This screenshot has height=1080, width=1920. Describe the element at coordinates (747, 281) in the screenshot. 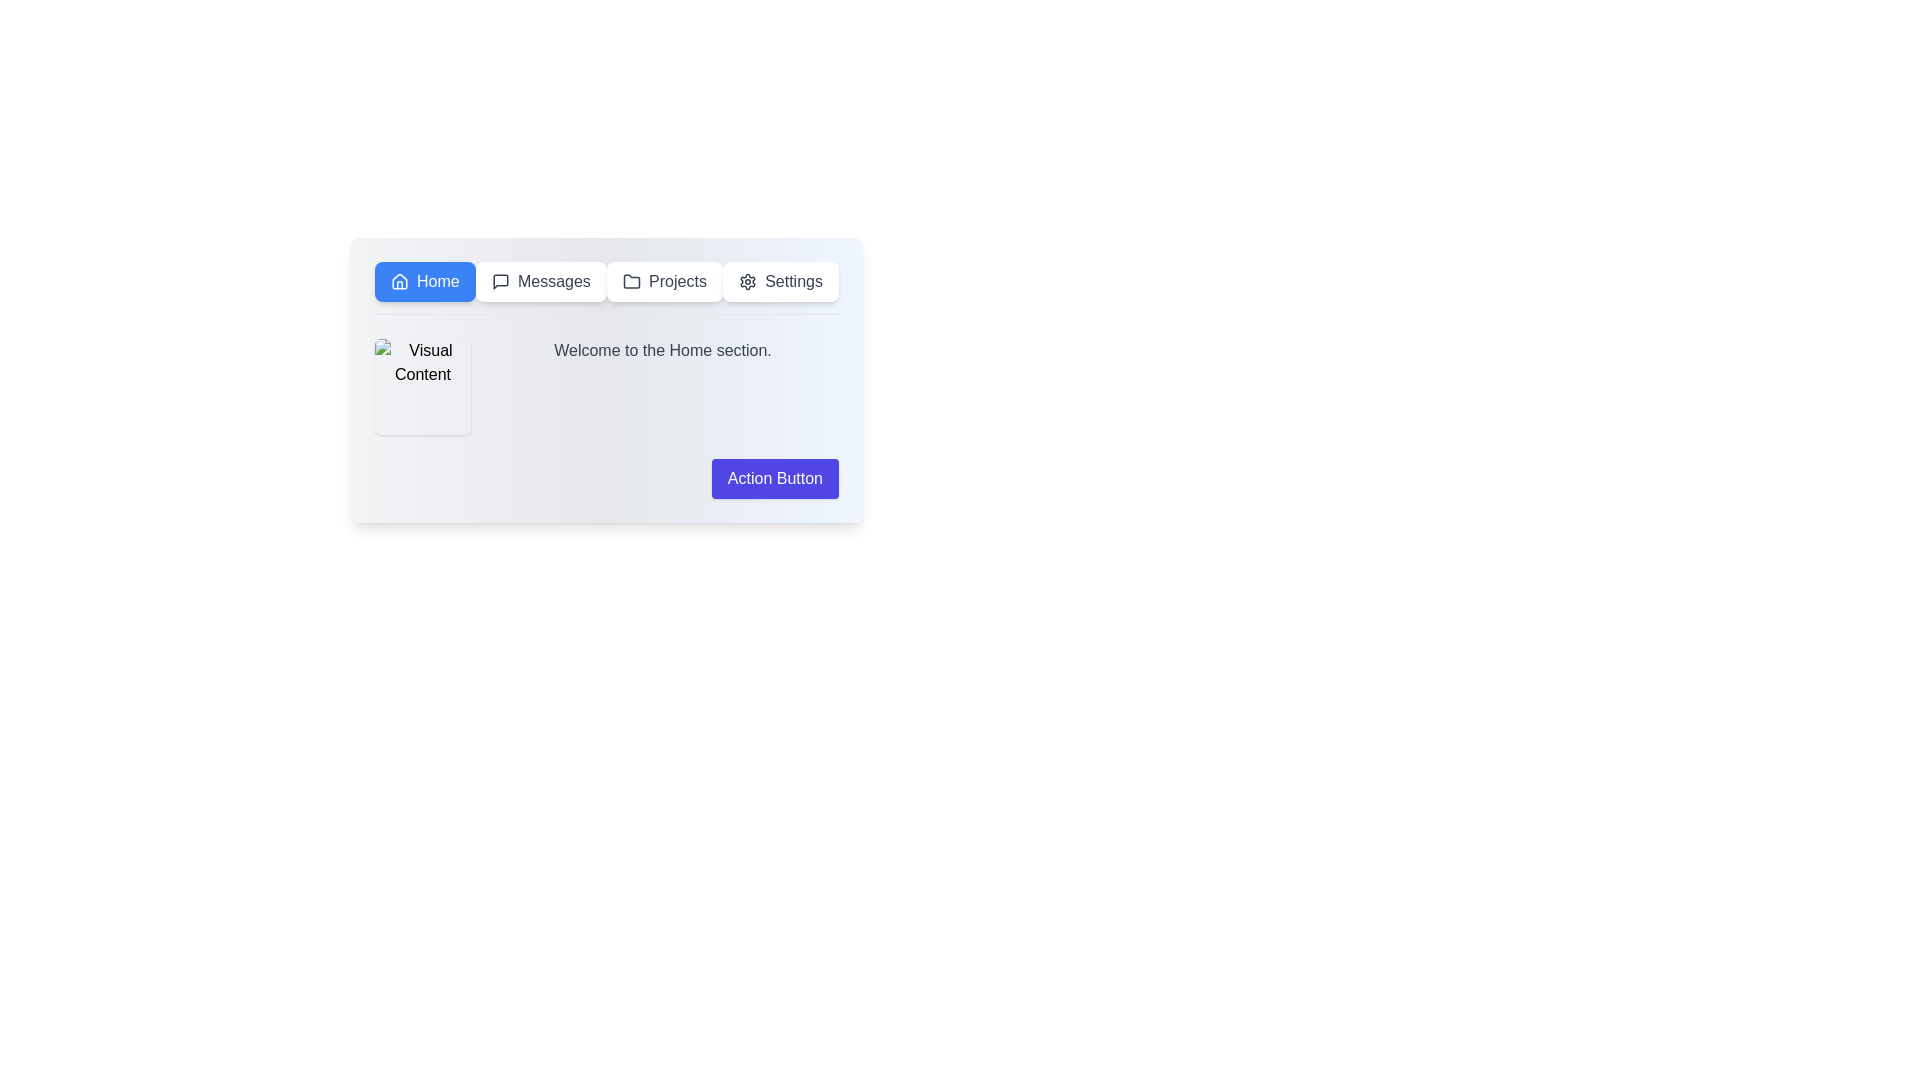

I see `the small gear icon in the Settings button` at that location.